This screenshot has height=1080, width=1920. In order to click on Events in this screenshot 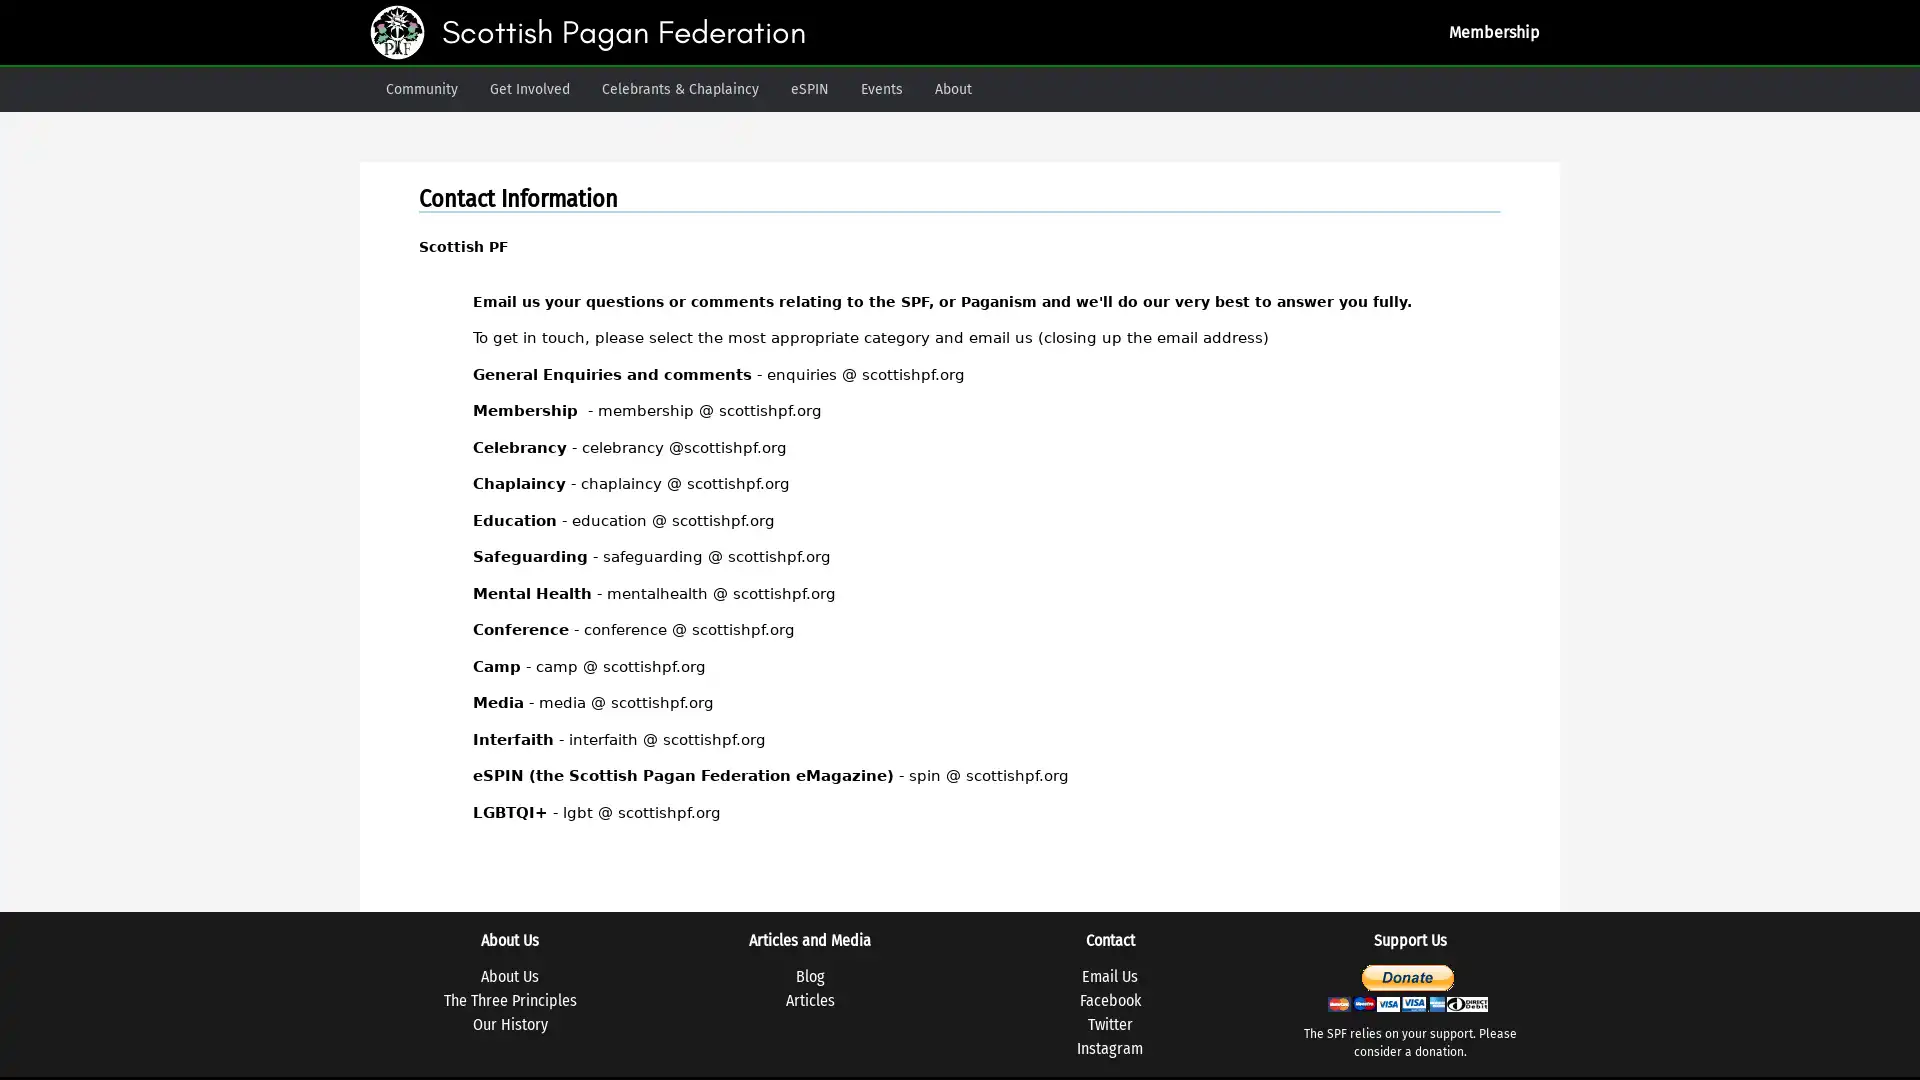, I will do `click(881, 88)`.